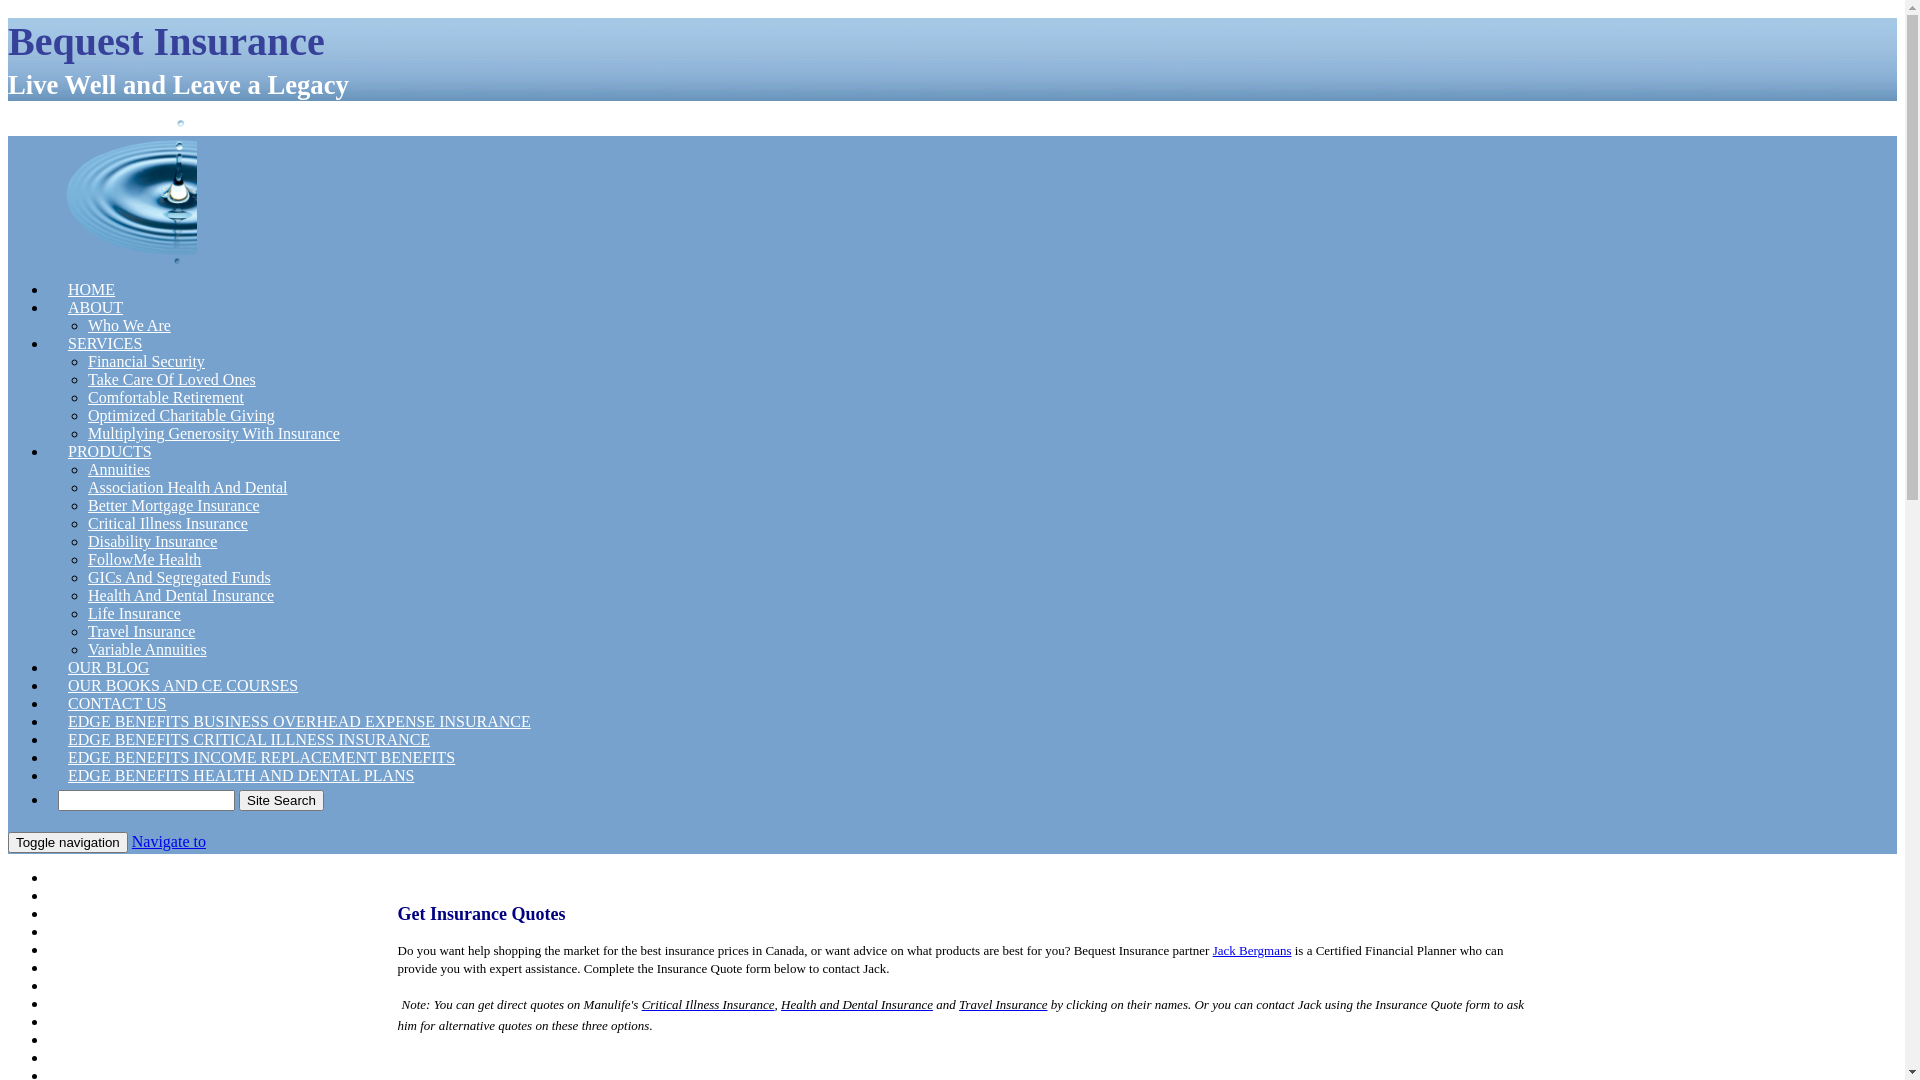  What do you see at coordinates (104, 342) in the screenshot?
I see `'SERVICES'` at bounding box center [104, 342].